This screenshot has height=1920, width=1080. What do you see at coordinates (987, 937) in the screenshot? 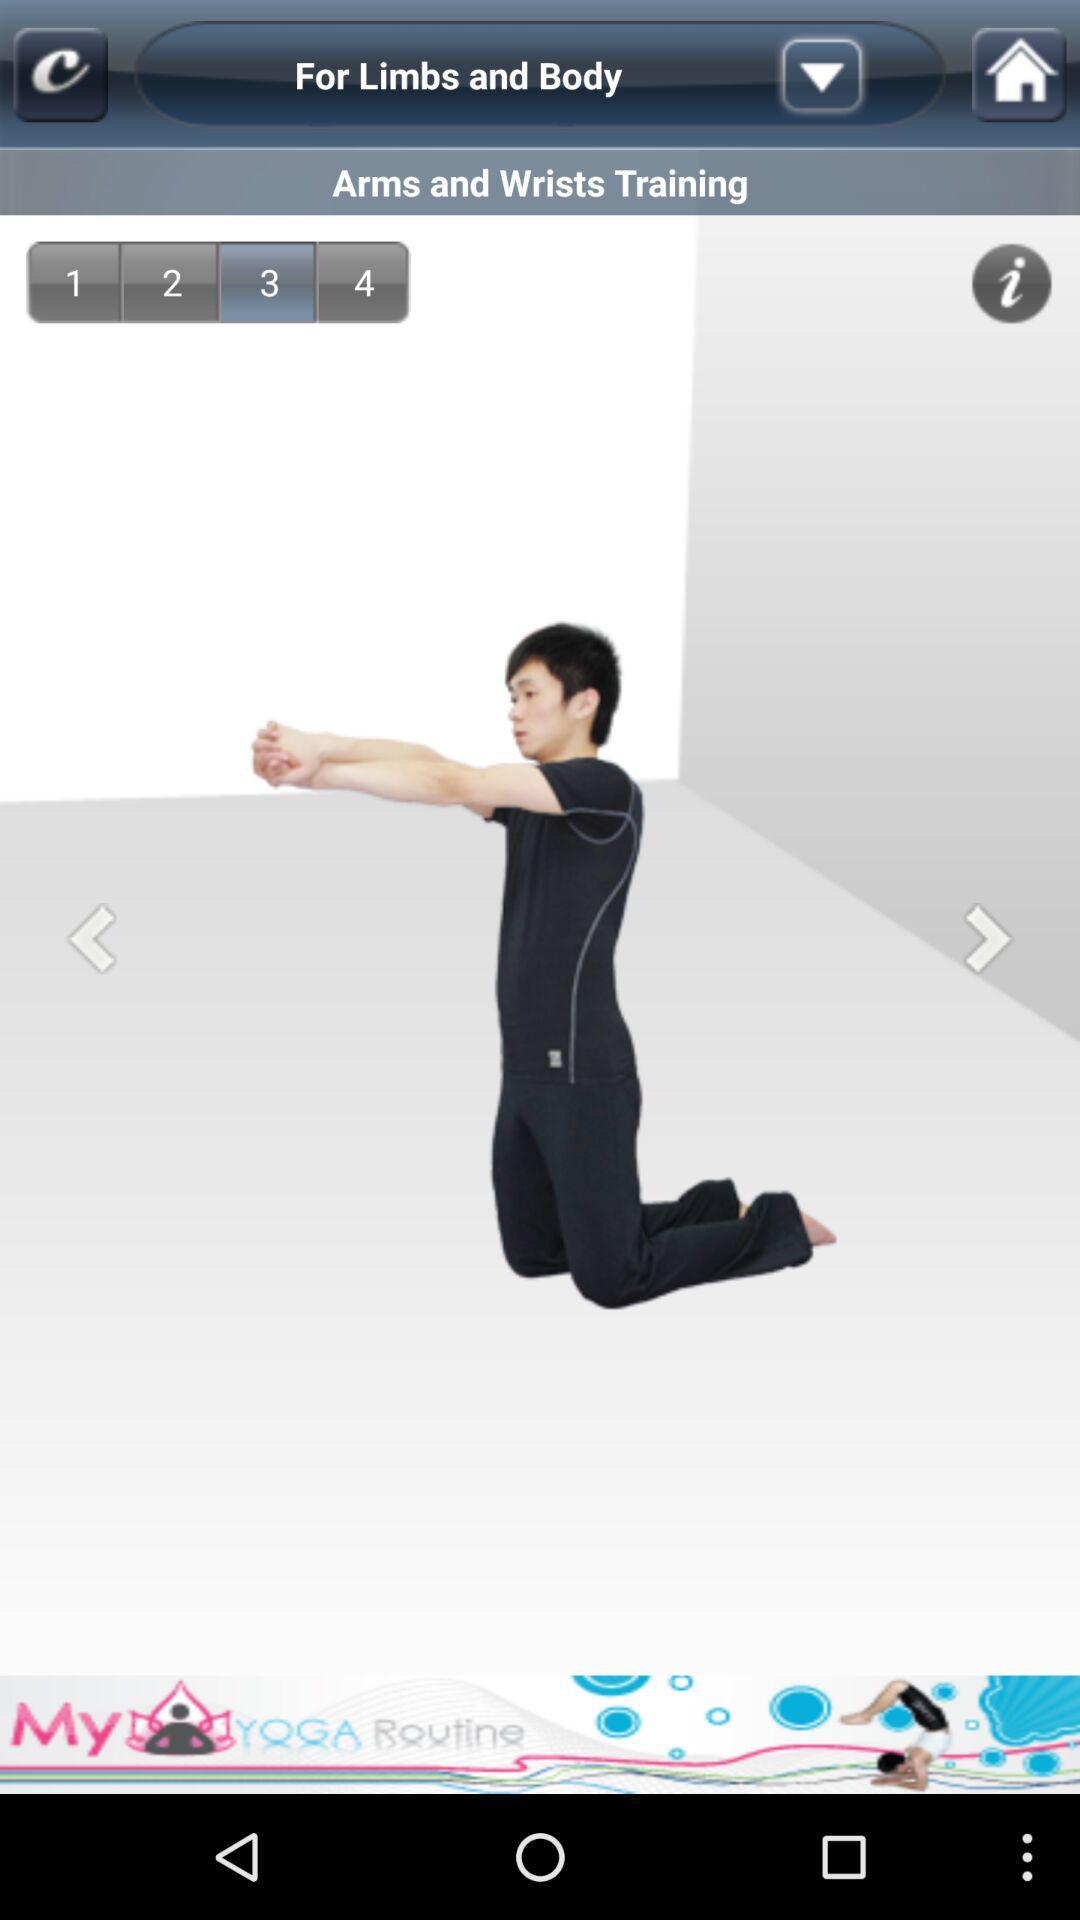
I see `next` at bounding box center [987, 937].